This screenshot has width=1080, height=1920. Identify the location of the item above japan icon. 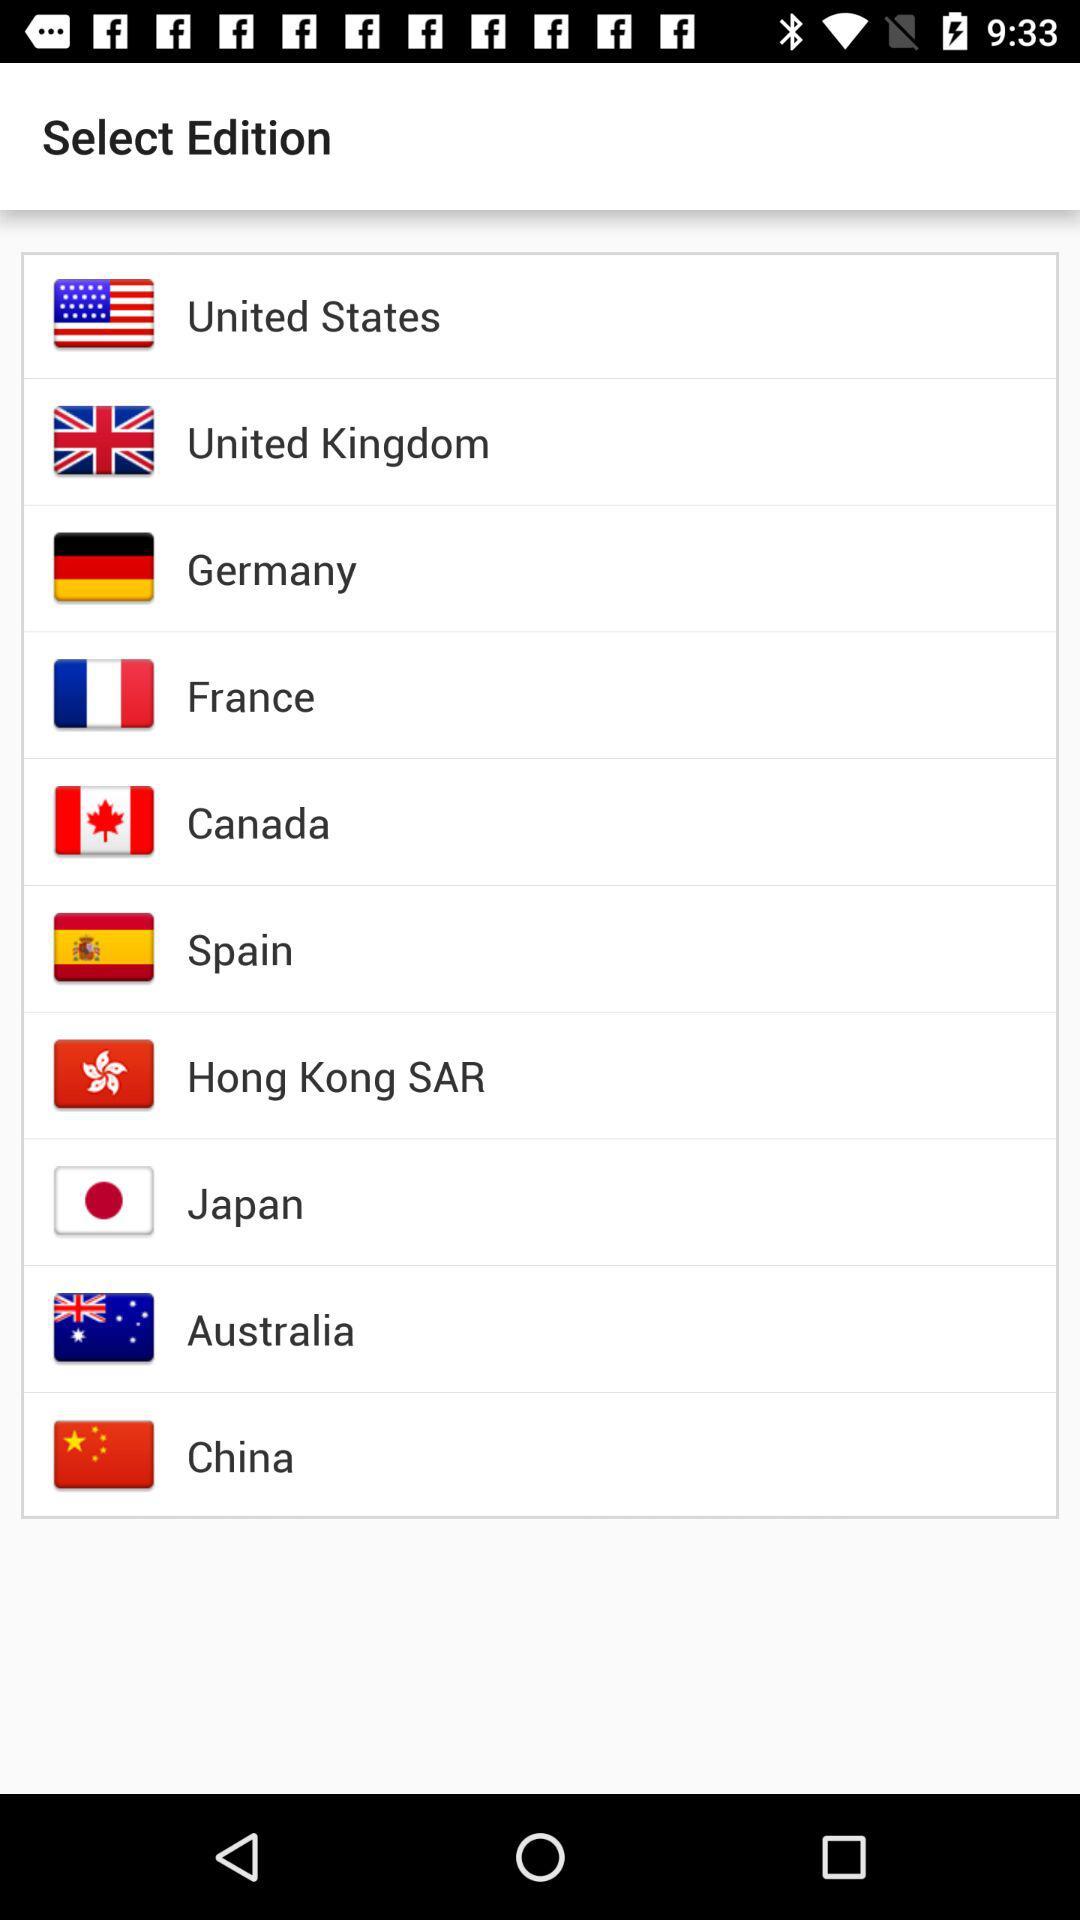
(335, 1074).